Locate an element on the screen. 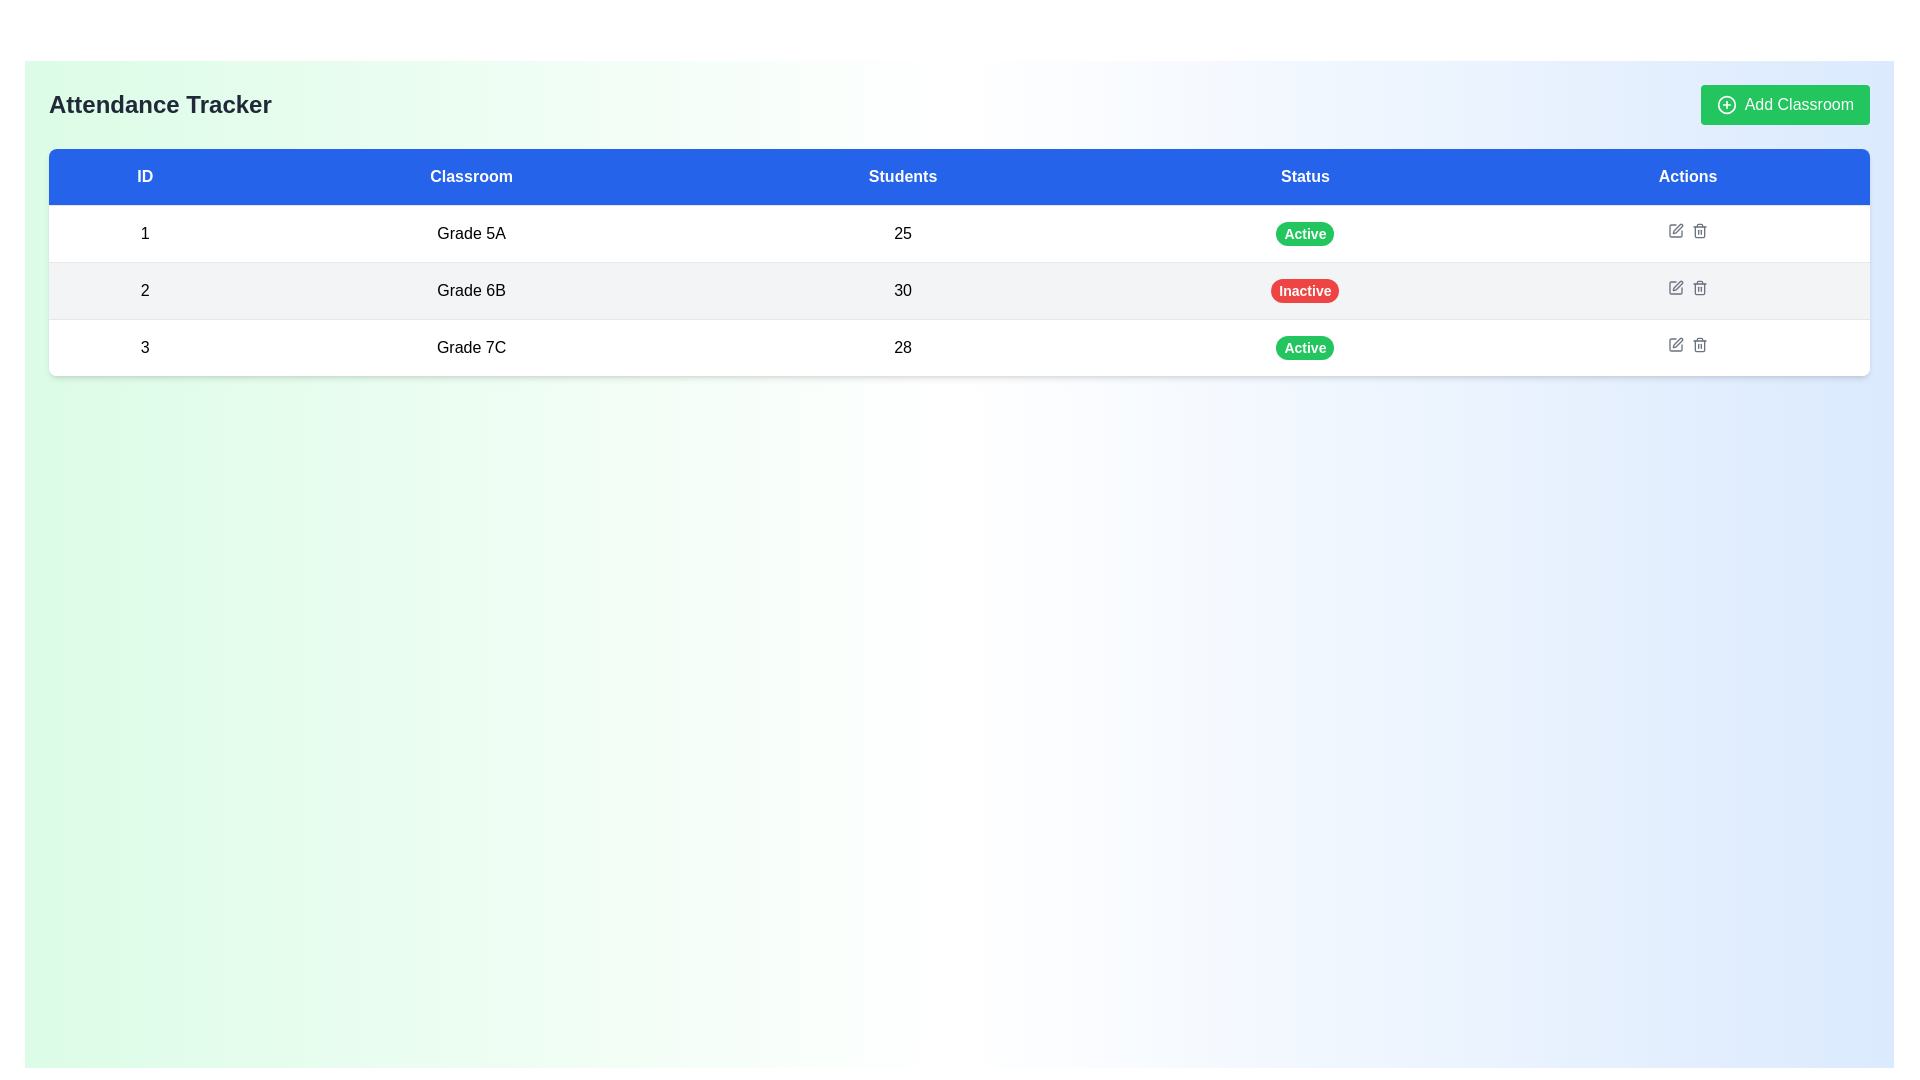  the text label displaying the number '2' in the first column of the second row under the header 'ID' for 'Grade 6B' is located at coordinates (144, 290).